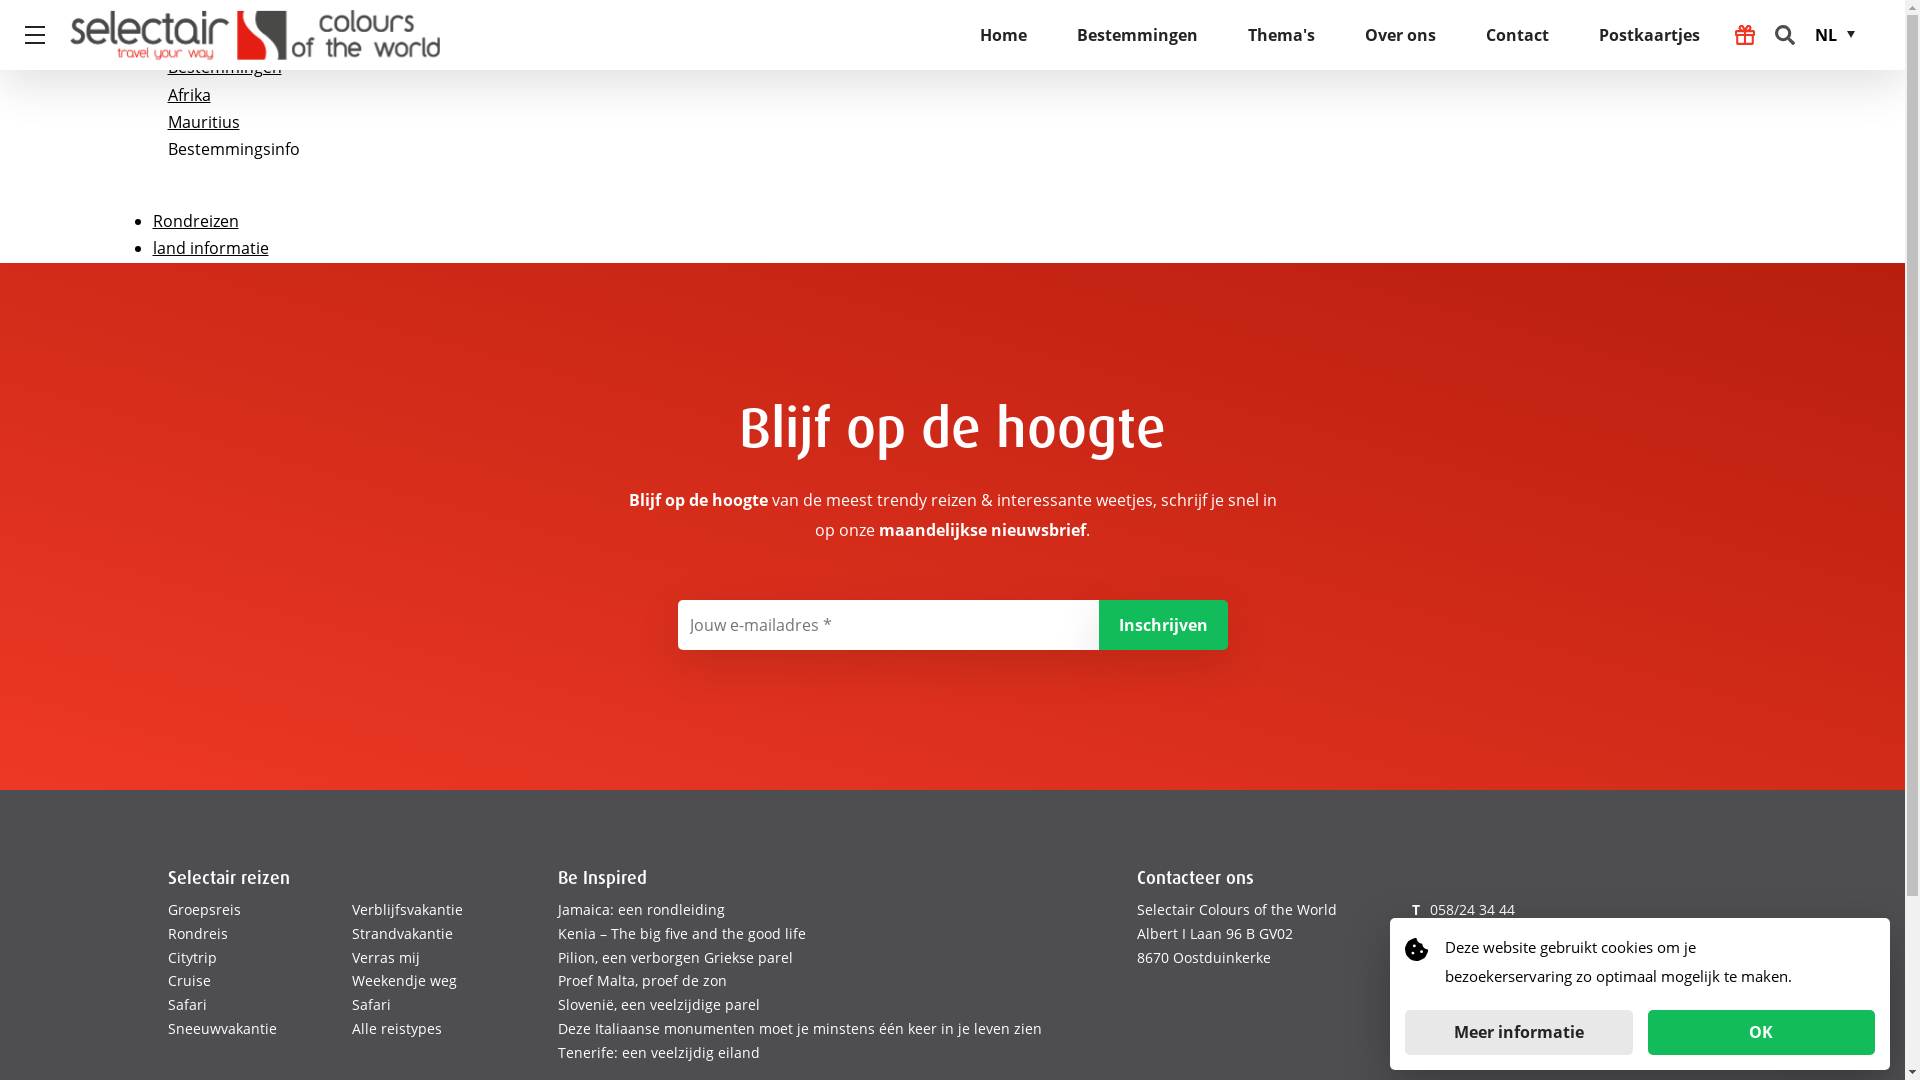 Image resolution: width=1920 pixels, height=1080 pixels. Describe the element at coordinates (557, 979) in the screenshot. I see `'Proef Malta, proef de zon'` at that location.